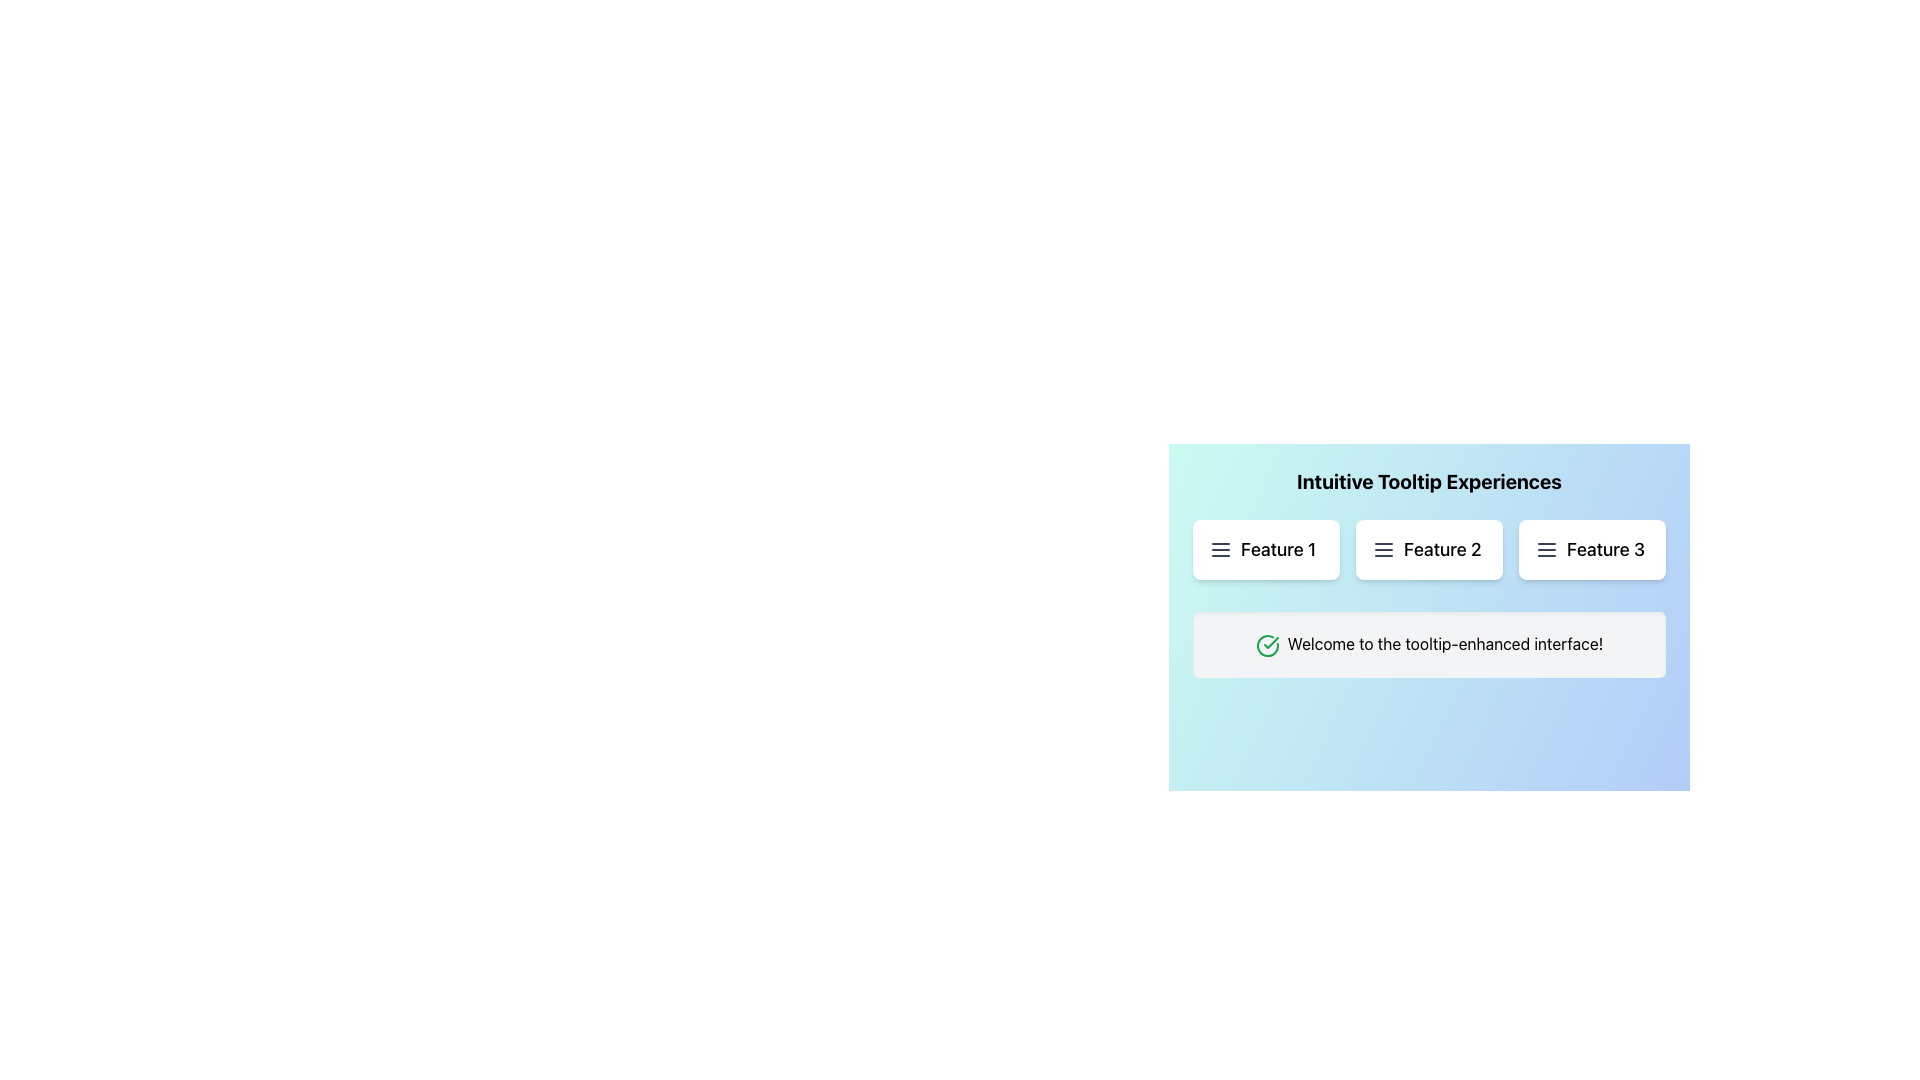  Describe the element at coordinates (1591, 550) in the screenshot. I see `the selectable feature option labeled 'Feature 3', which is the third item in a horizontally aligned group of features` at that location.